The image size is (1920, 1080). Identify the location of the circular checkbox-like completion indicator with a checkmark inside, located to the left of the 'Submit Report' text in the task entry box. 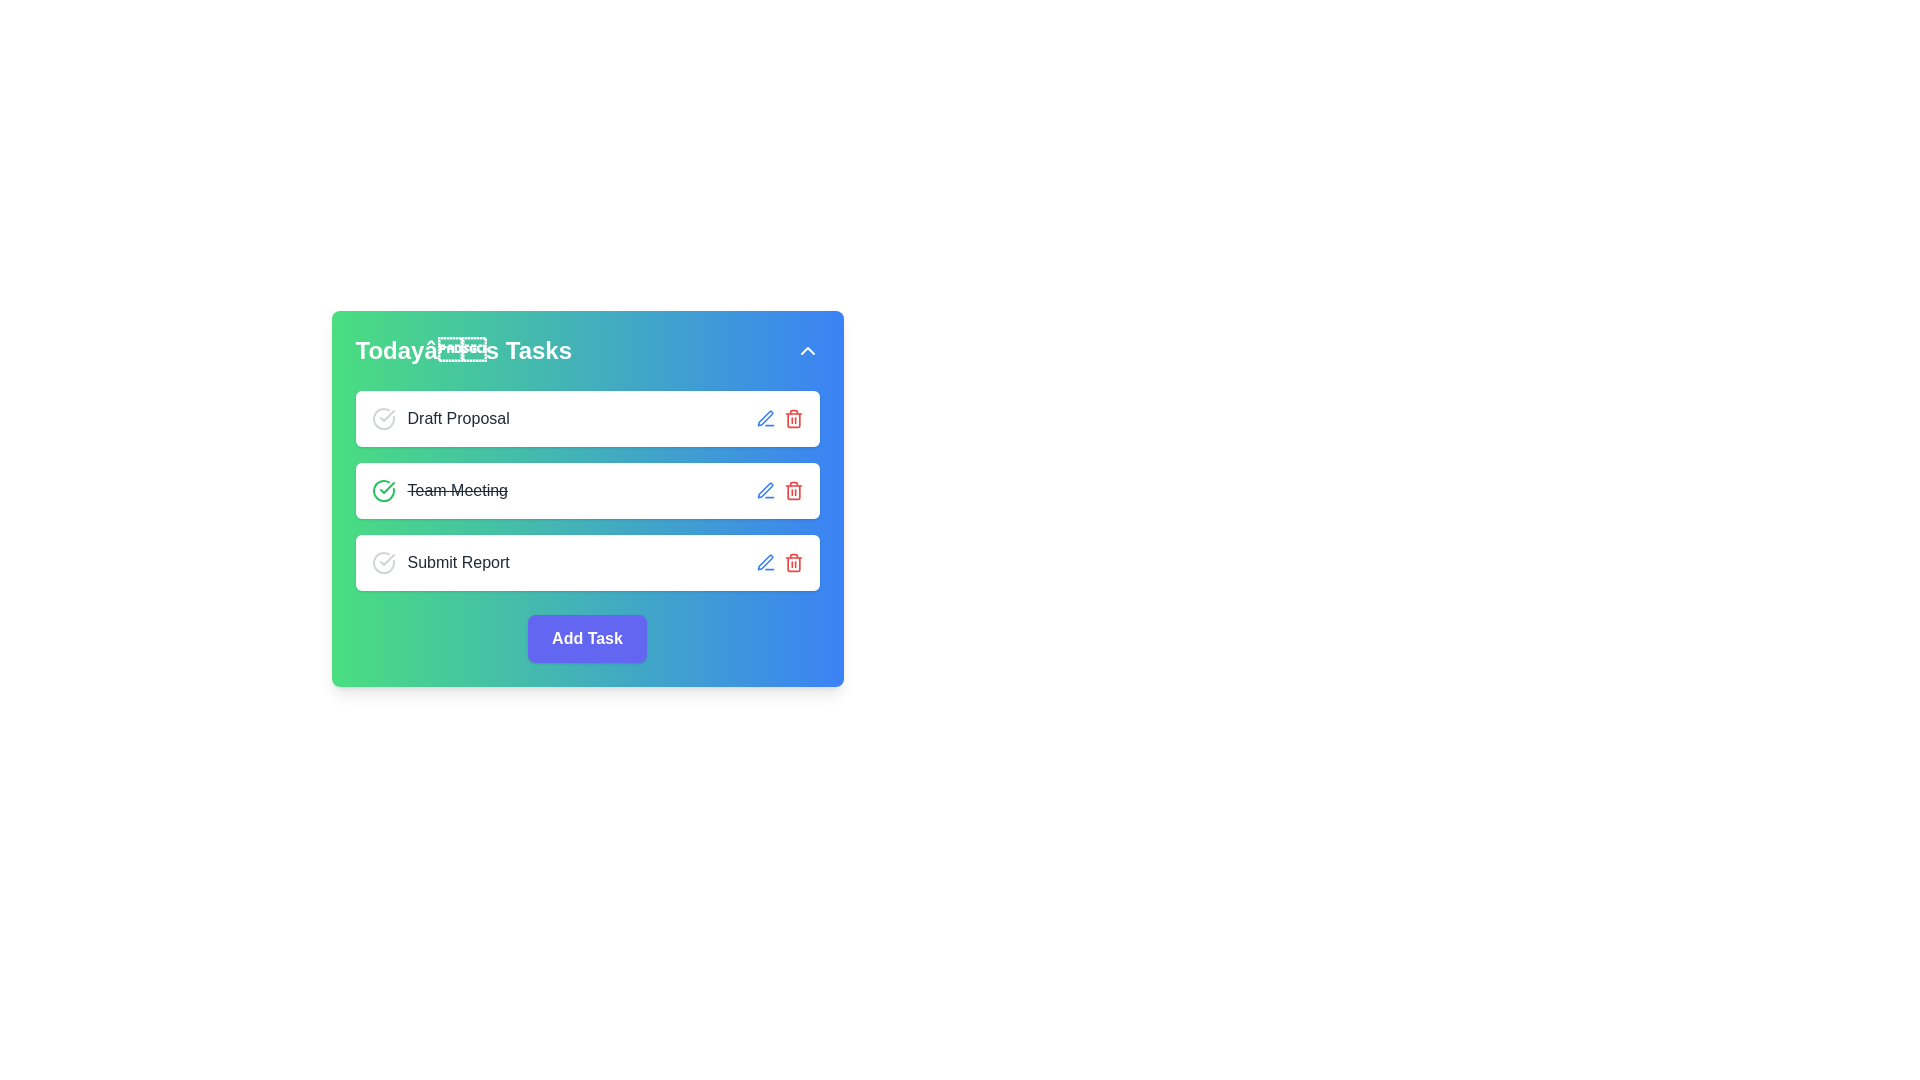
(383, 563).